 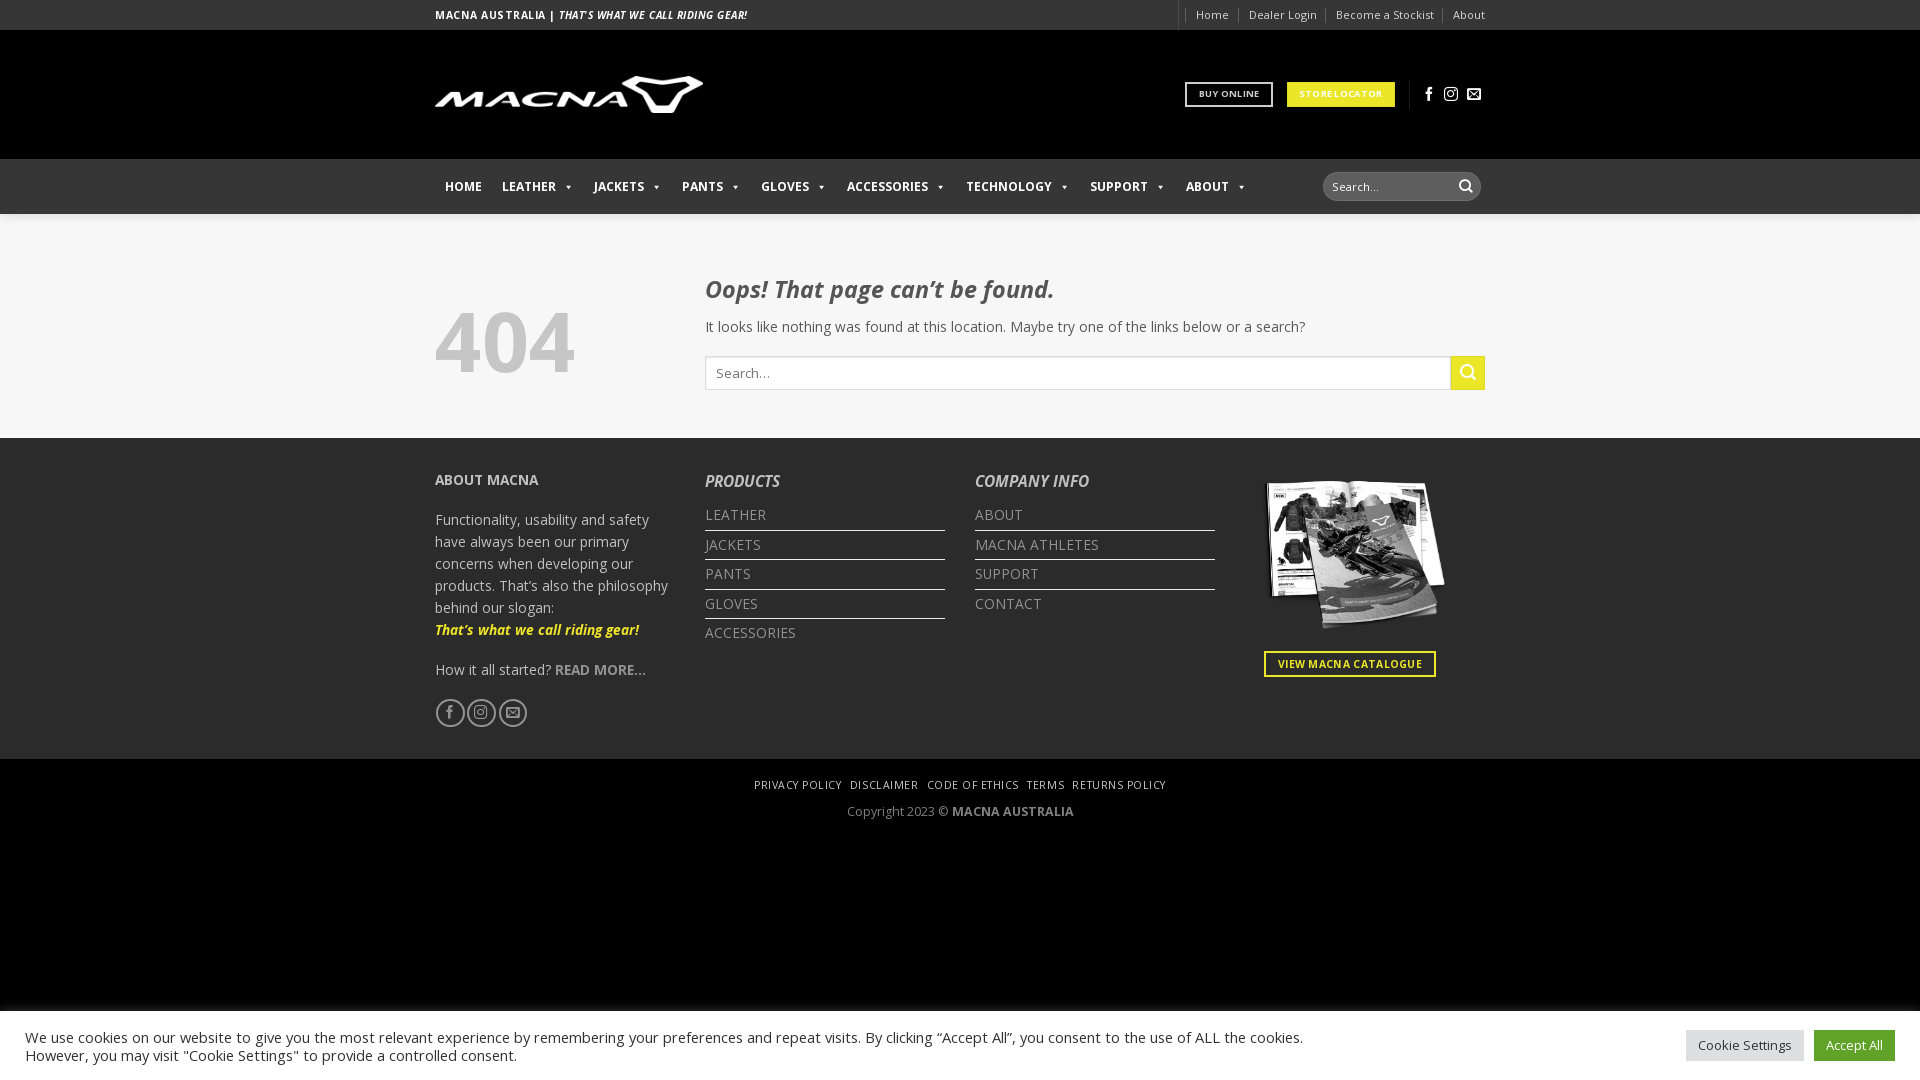 What do you see at coordinates (568, 95) in the screenshot?
I see `'Macna Riding Gear Australia - Macna Riding Gear Australia'` at bounding box center [568, 95].